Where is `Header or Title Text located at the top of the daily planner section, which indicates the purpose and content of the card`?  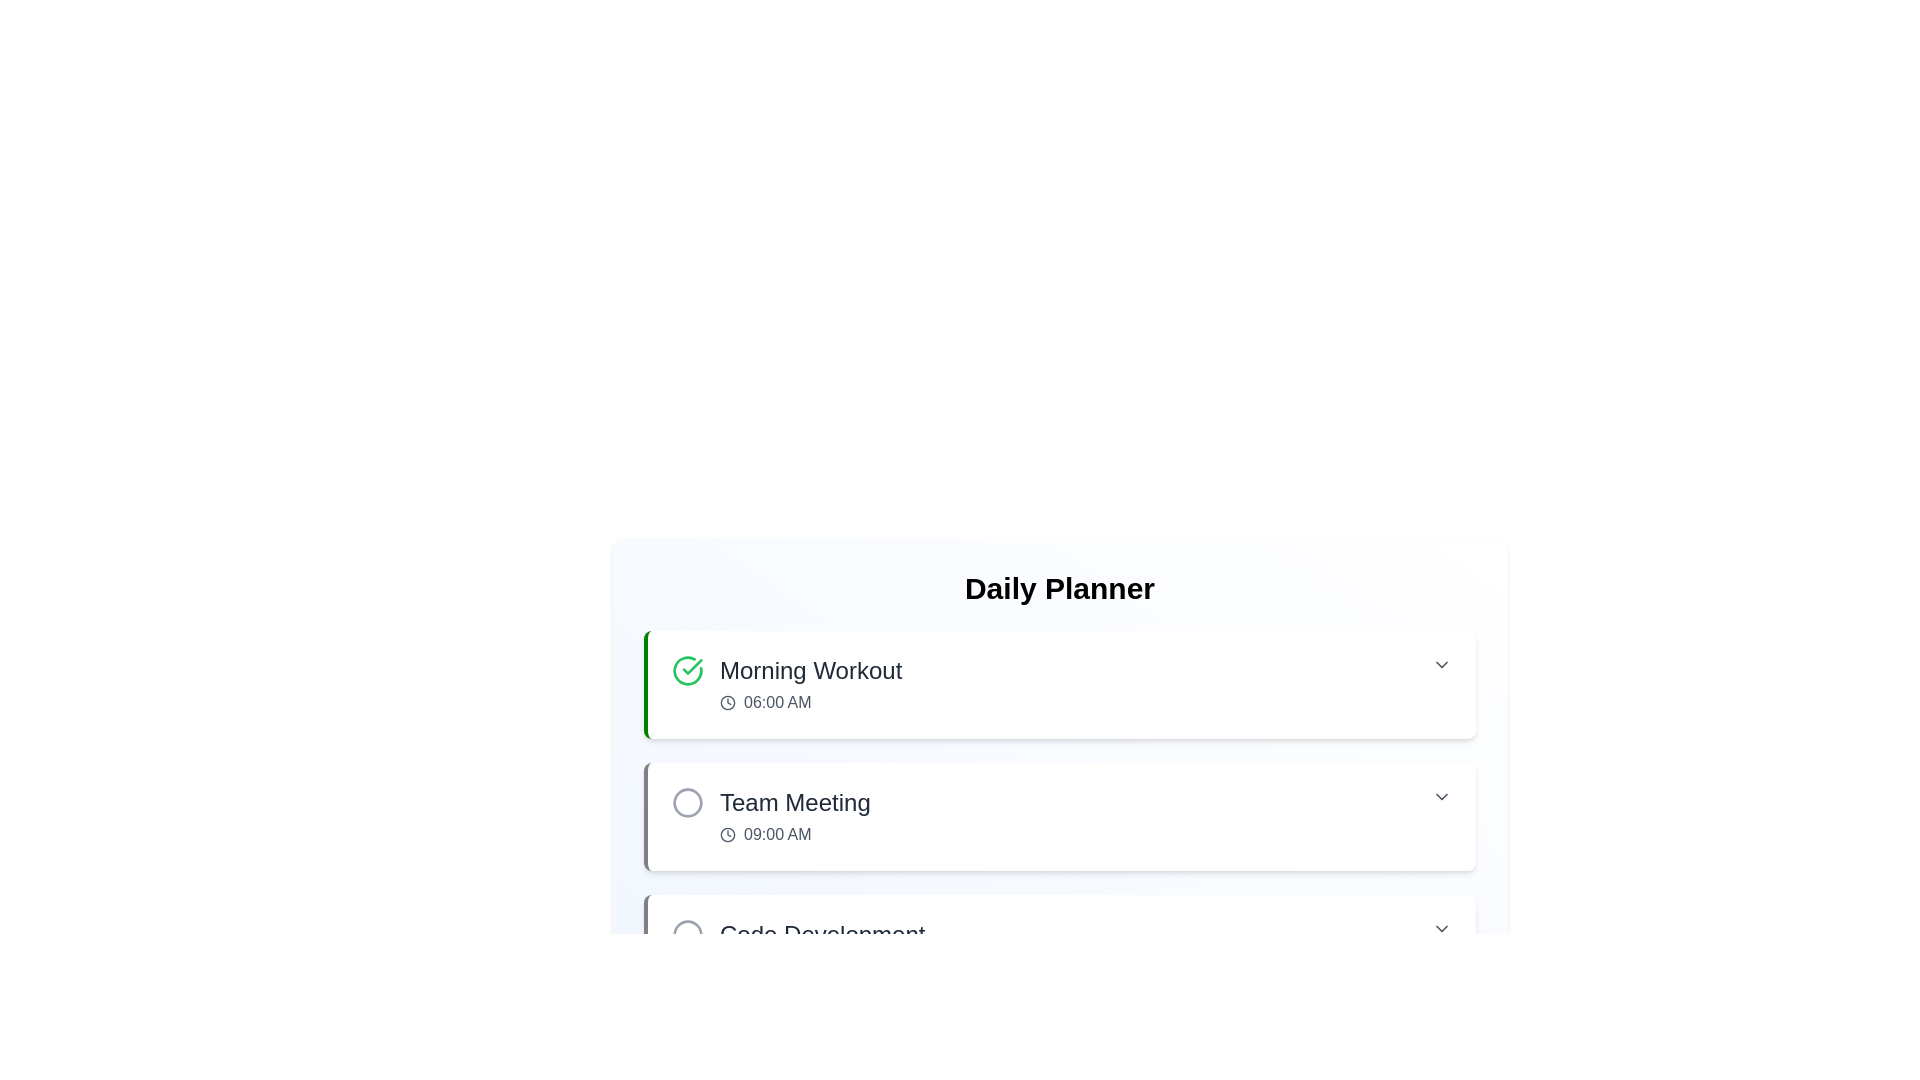 Header or Title Text located at the top of the daily planner section, which indicates the purpose and content of the card is located at coordinates (1059, 588).